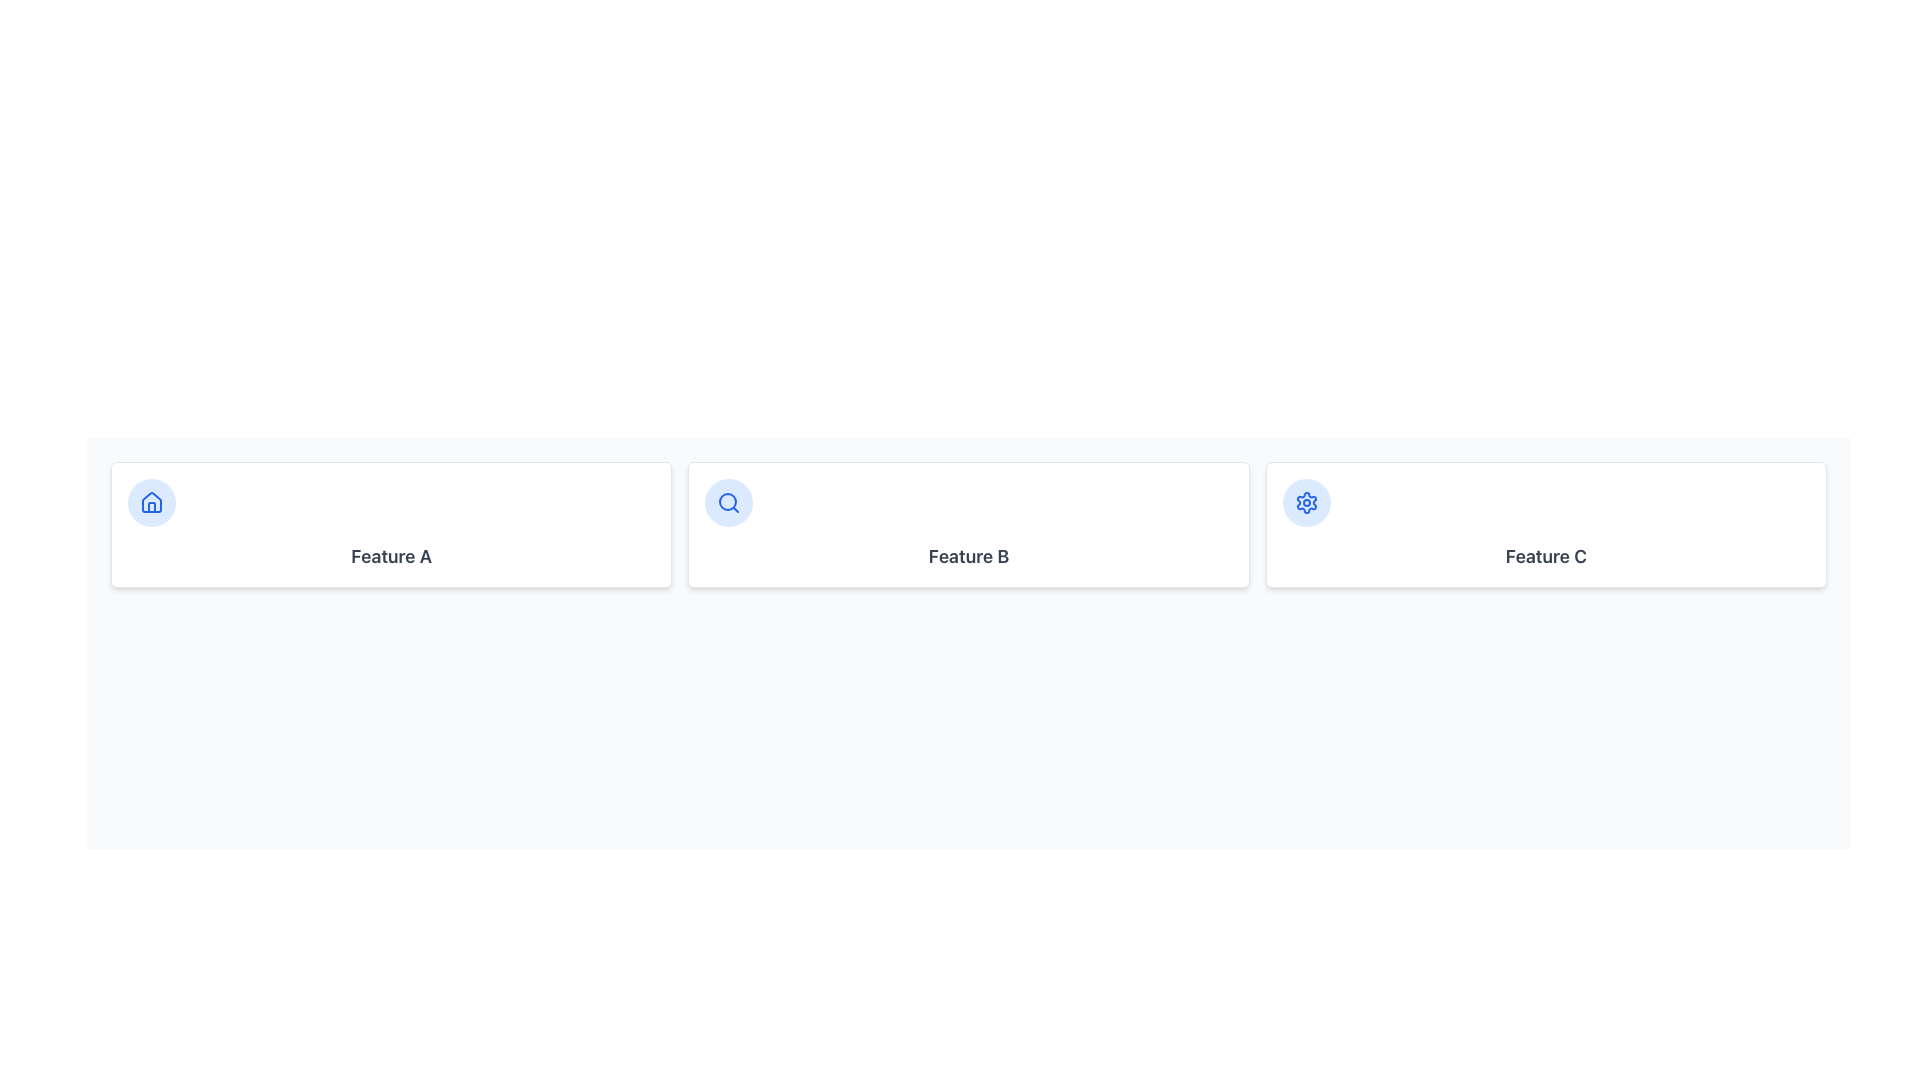 This screenshot has height=1080, width=1920. Describe the element at coordinates (728, 501) in the screenshot. I see `the second feature icon` at that location.